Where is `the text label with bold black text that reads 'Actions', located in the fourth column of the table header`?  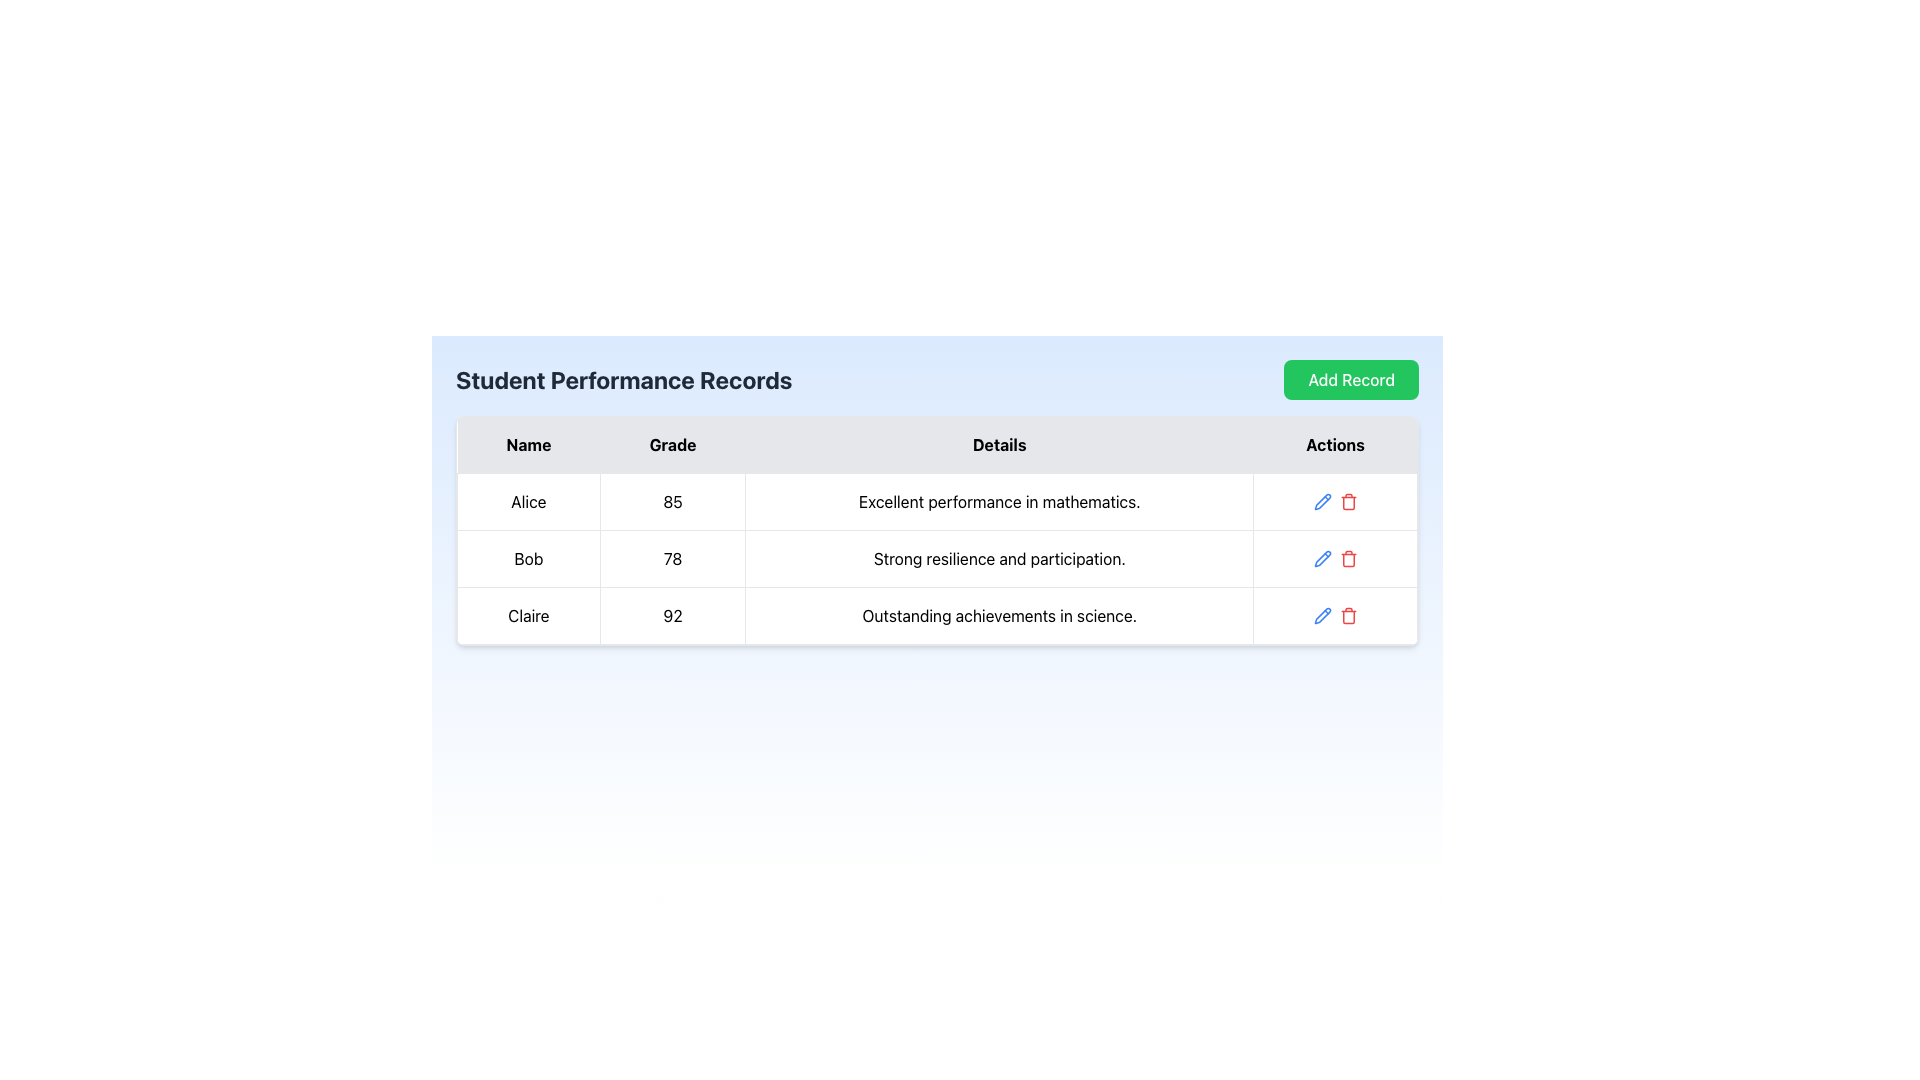
the text label with bold black text that reads 'Actions', located in the fourth column of the table header is located at coordinates (1335, 444).